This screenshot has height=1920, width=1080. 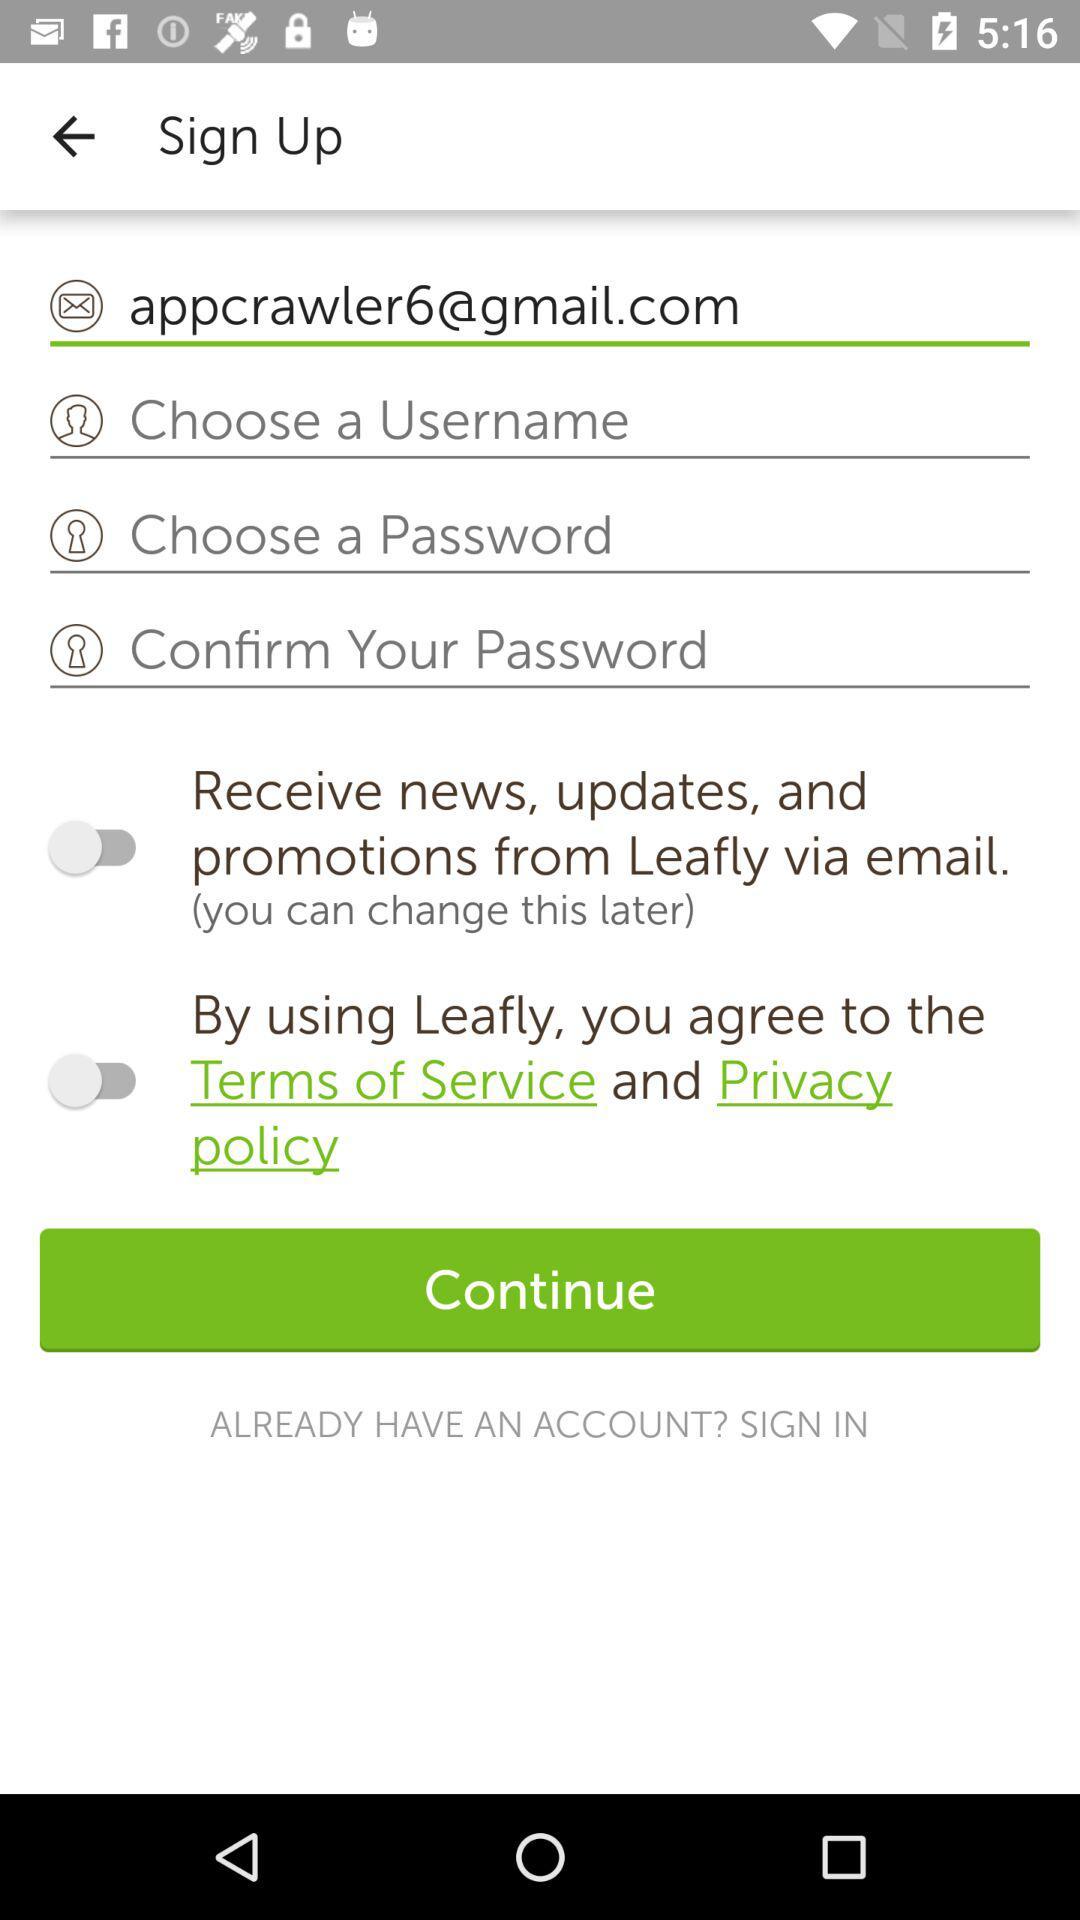 What do you see at coordinates (540, 651) in the screenshot?
I see `type your password again for confirmation` at bounding box center [540, 651].